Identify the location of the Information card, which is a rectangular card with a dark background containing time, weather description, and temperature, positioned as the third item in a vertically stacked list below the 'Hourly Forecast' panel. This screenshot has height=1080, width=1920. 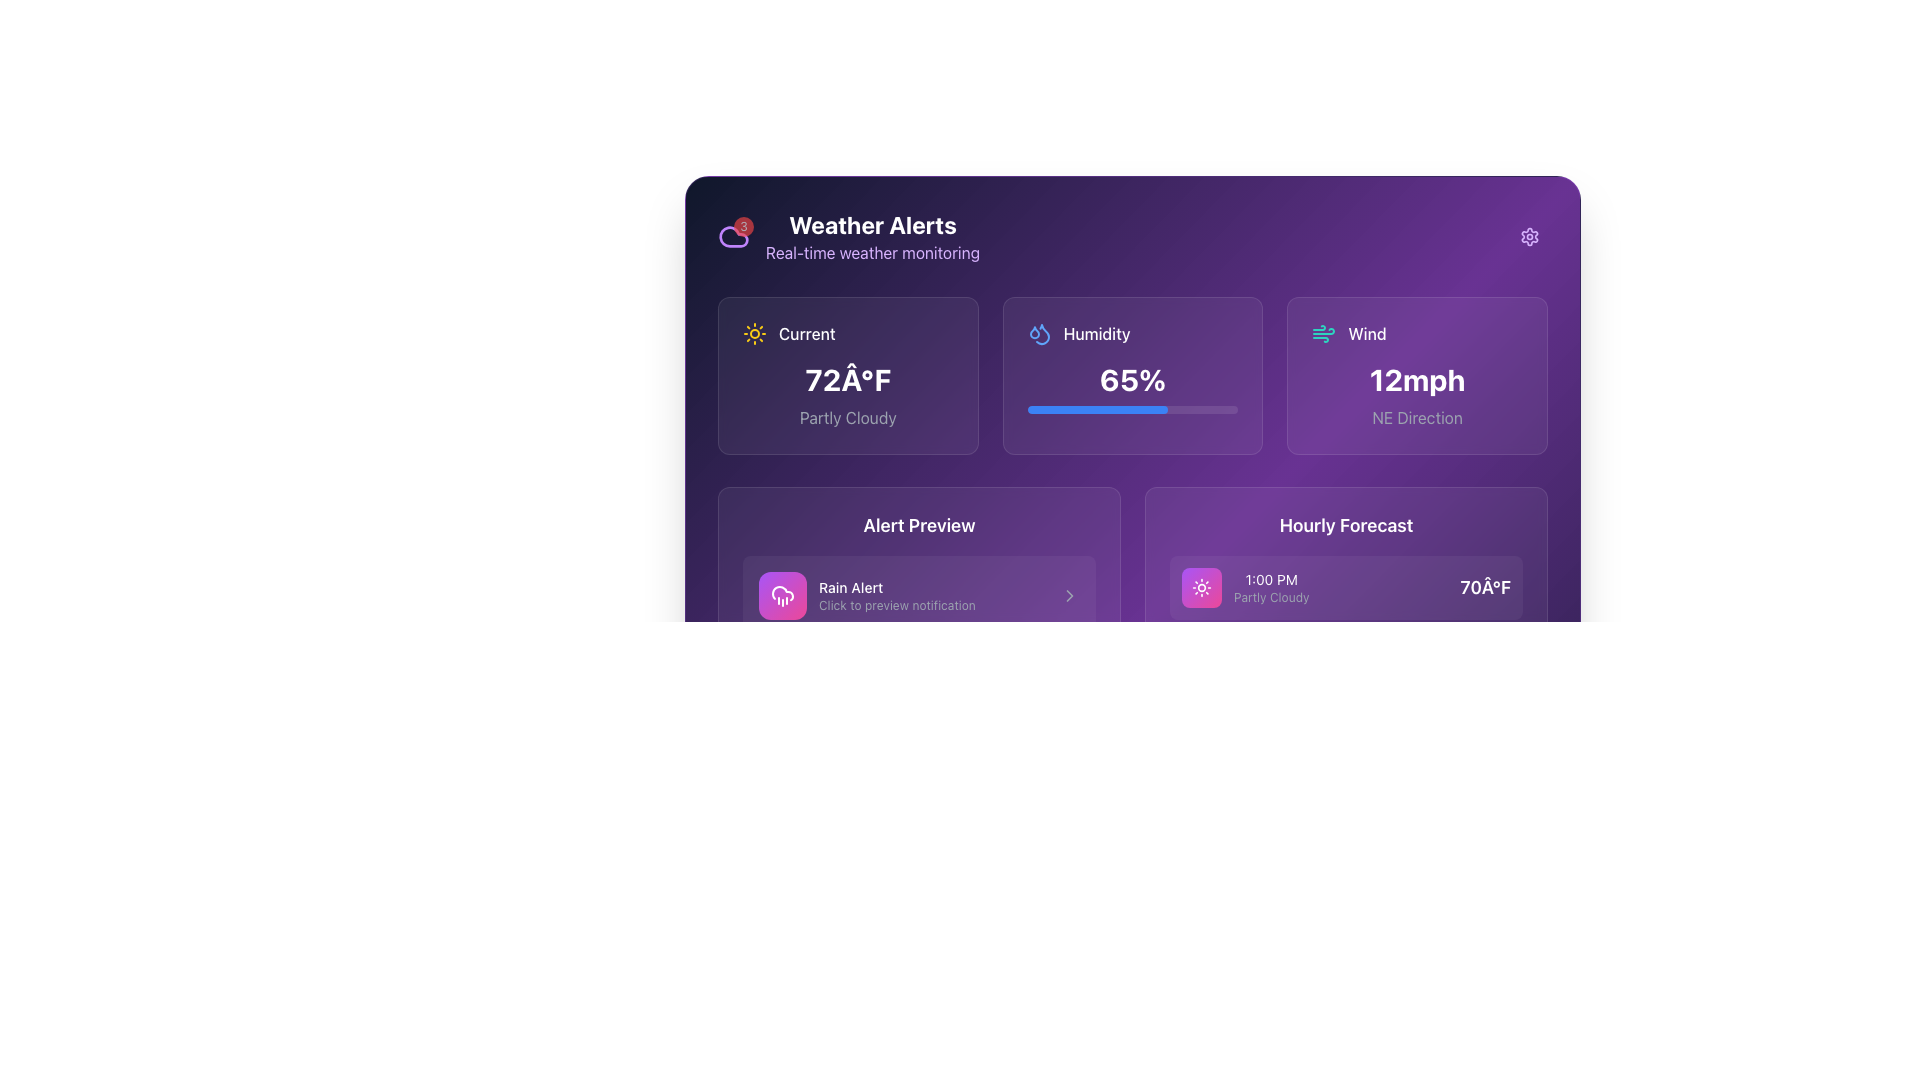
(1346, 748).